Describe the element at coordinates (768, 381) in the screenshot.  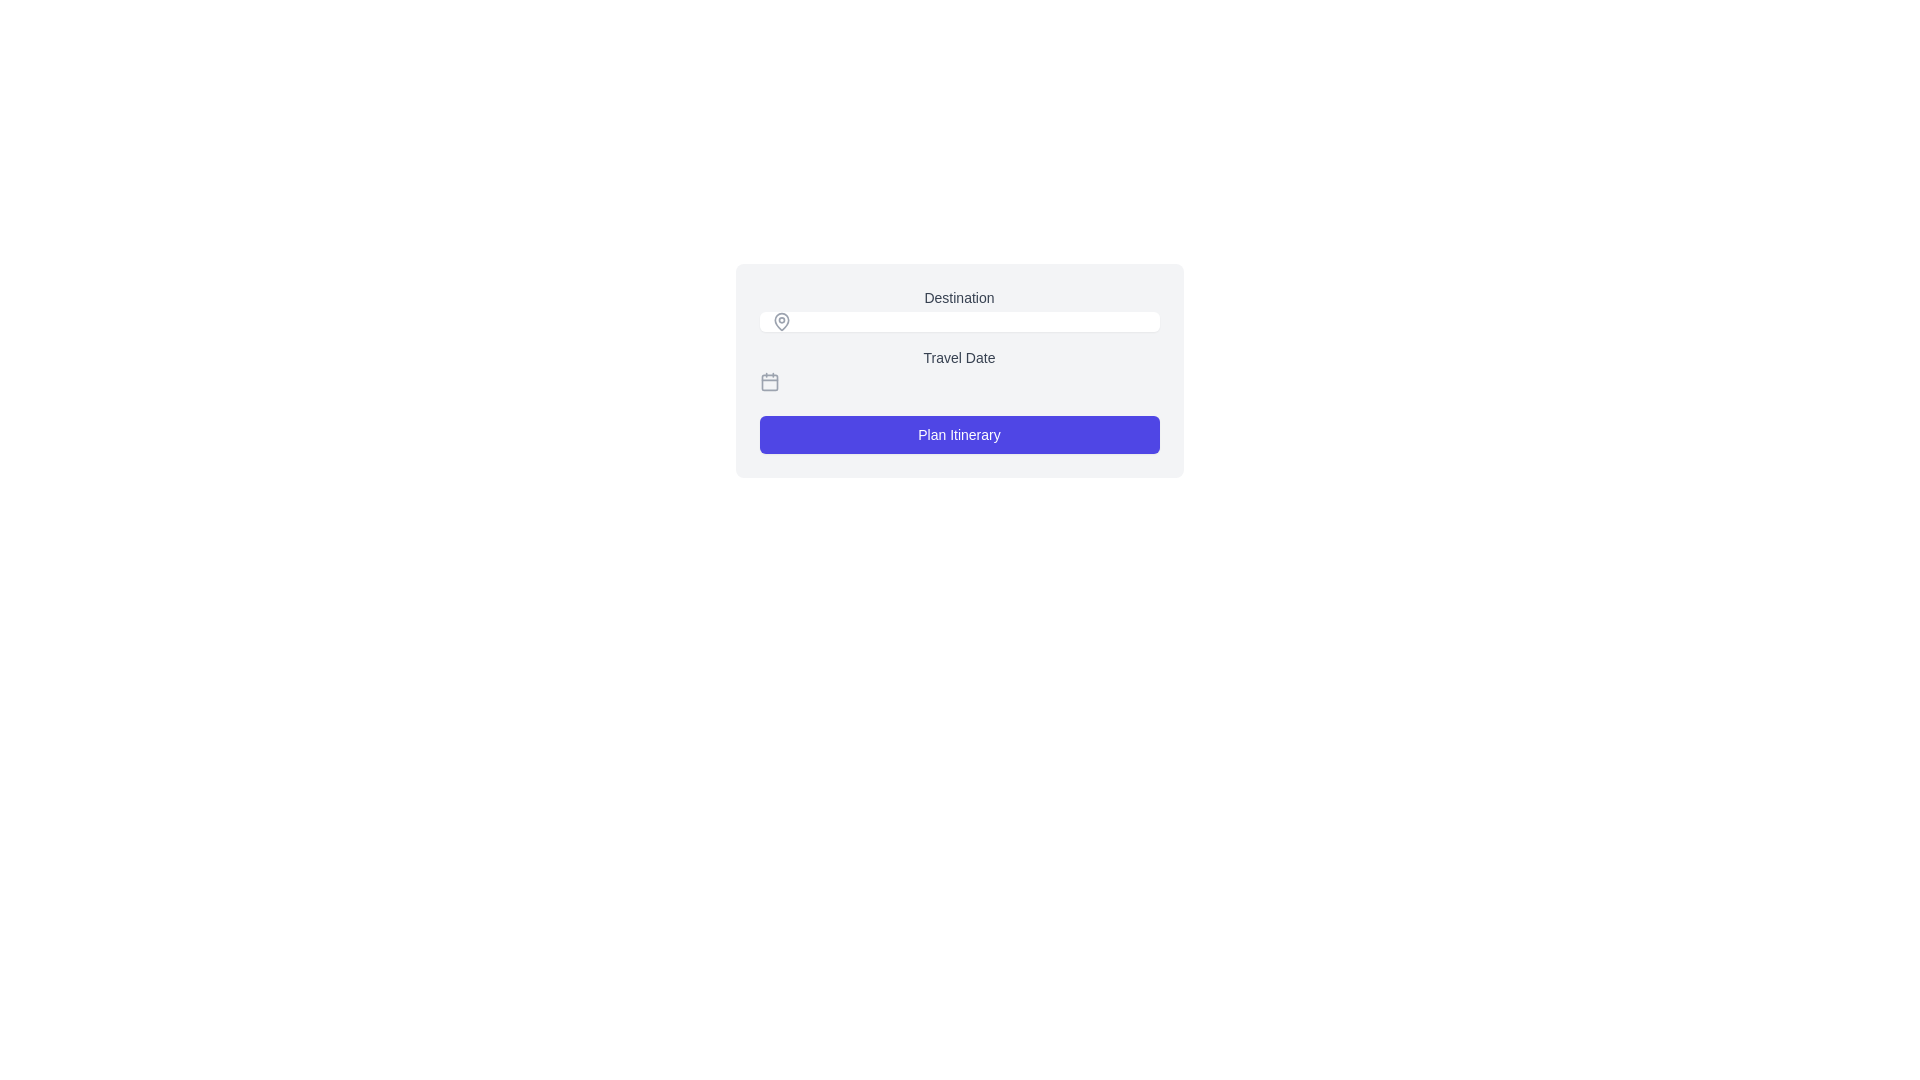
I see `the calendar icon located to the left of the 'Travel Date' input field` at that location.